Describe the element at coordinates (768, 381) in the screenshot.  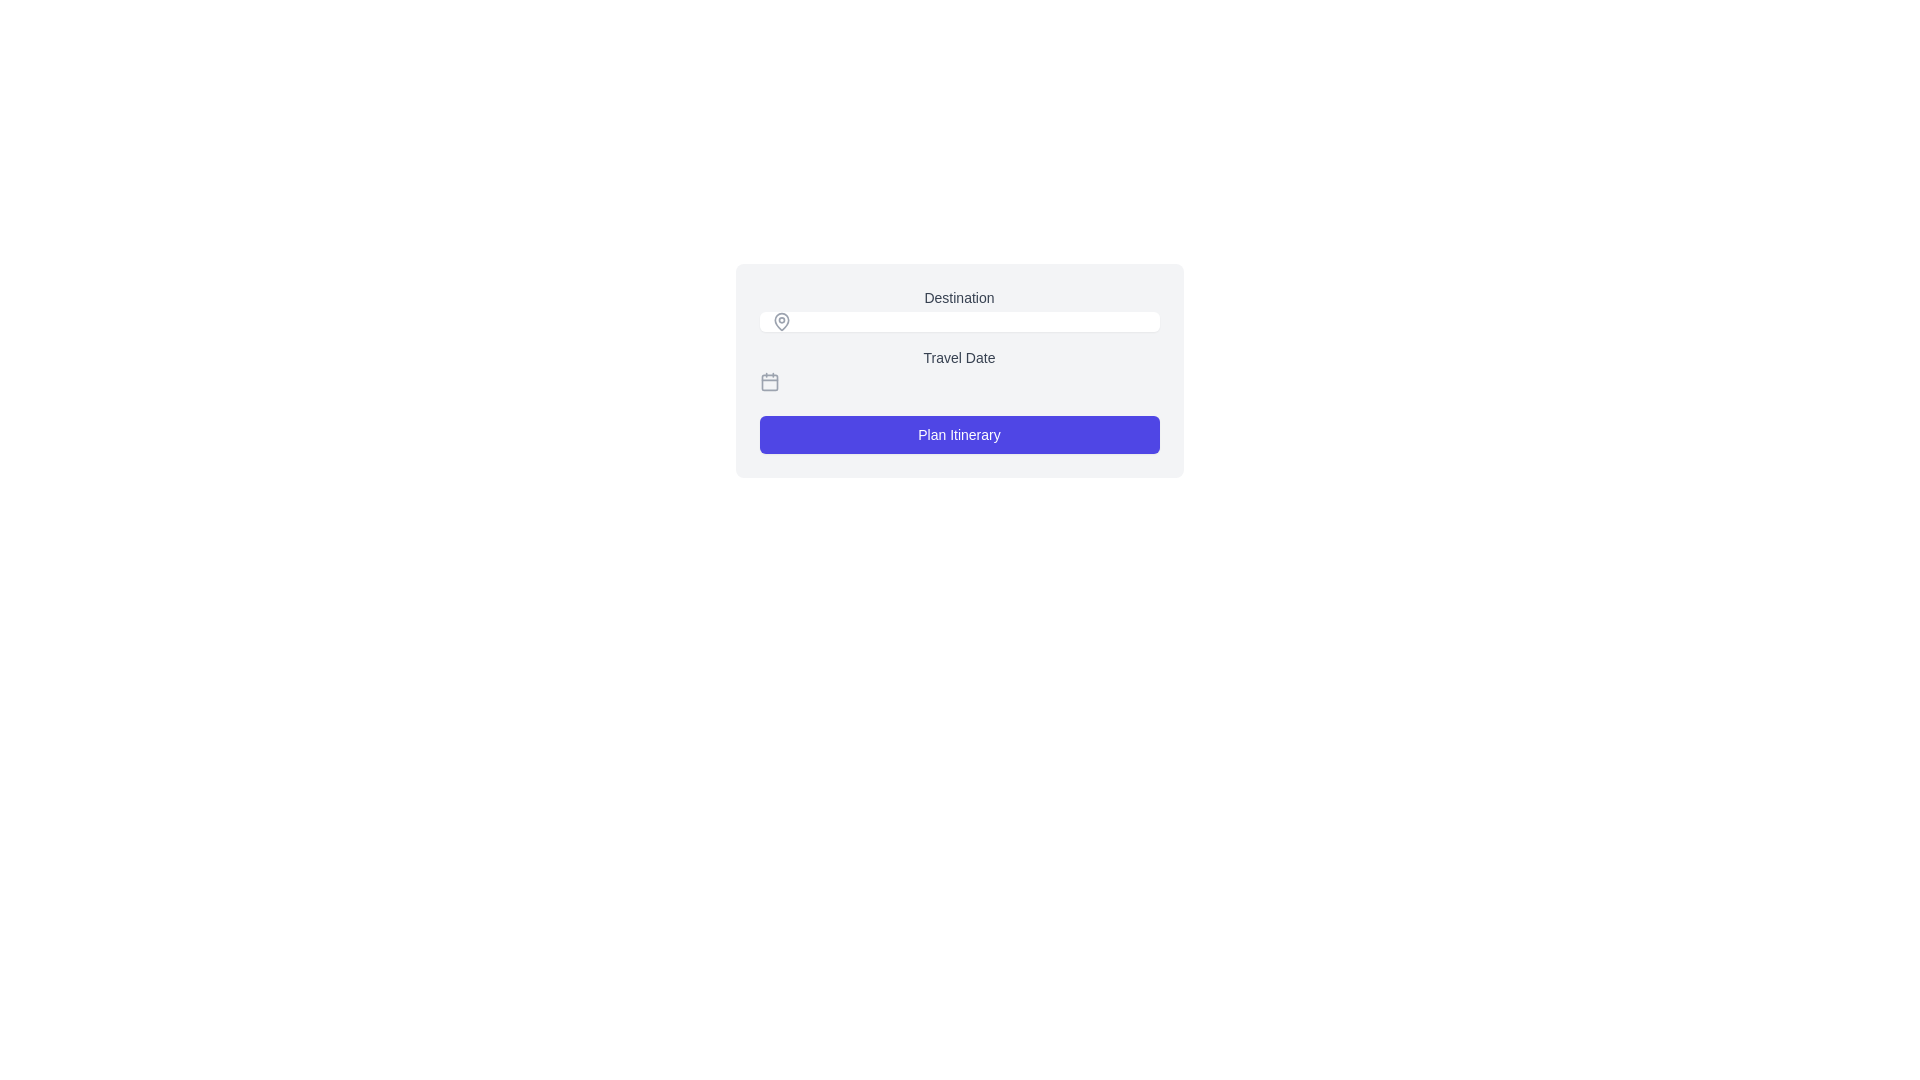
I see `the calendar icon located to the left of the 'Travel Date' input field` at that location.